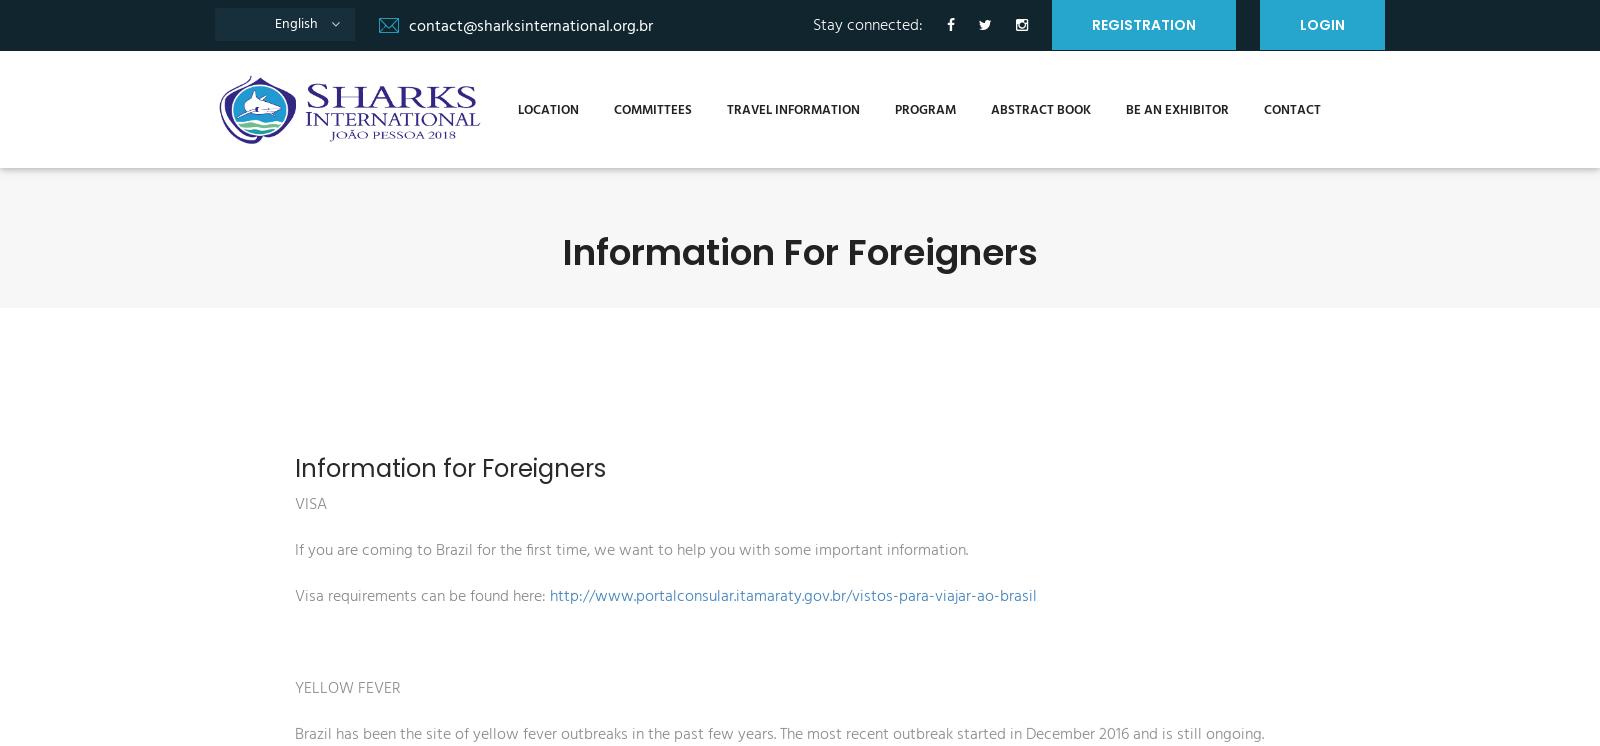 Image resolution: width=1600 pixels, height=746 pixels. I want to click on 'Abstract Book', so click(976, 108).